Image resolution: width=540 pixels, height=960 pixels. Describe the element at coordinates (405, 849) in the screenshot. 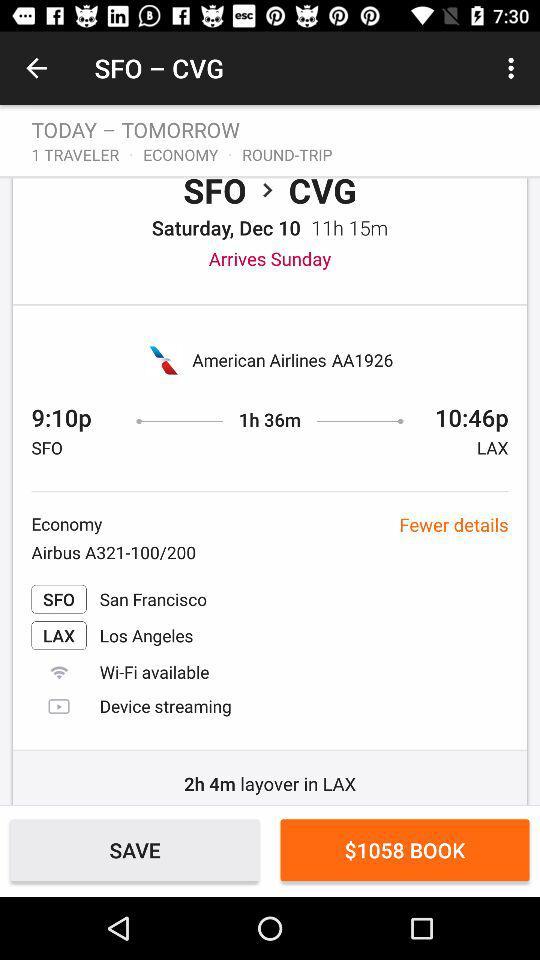

I see `$1058 book at the bottom right corner` at that location.